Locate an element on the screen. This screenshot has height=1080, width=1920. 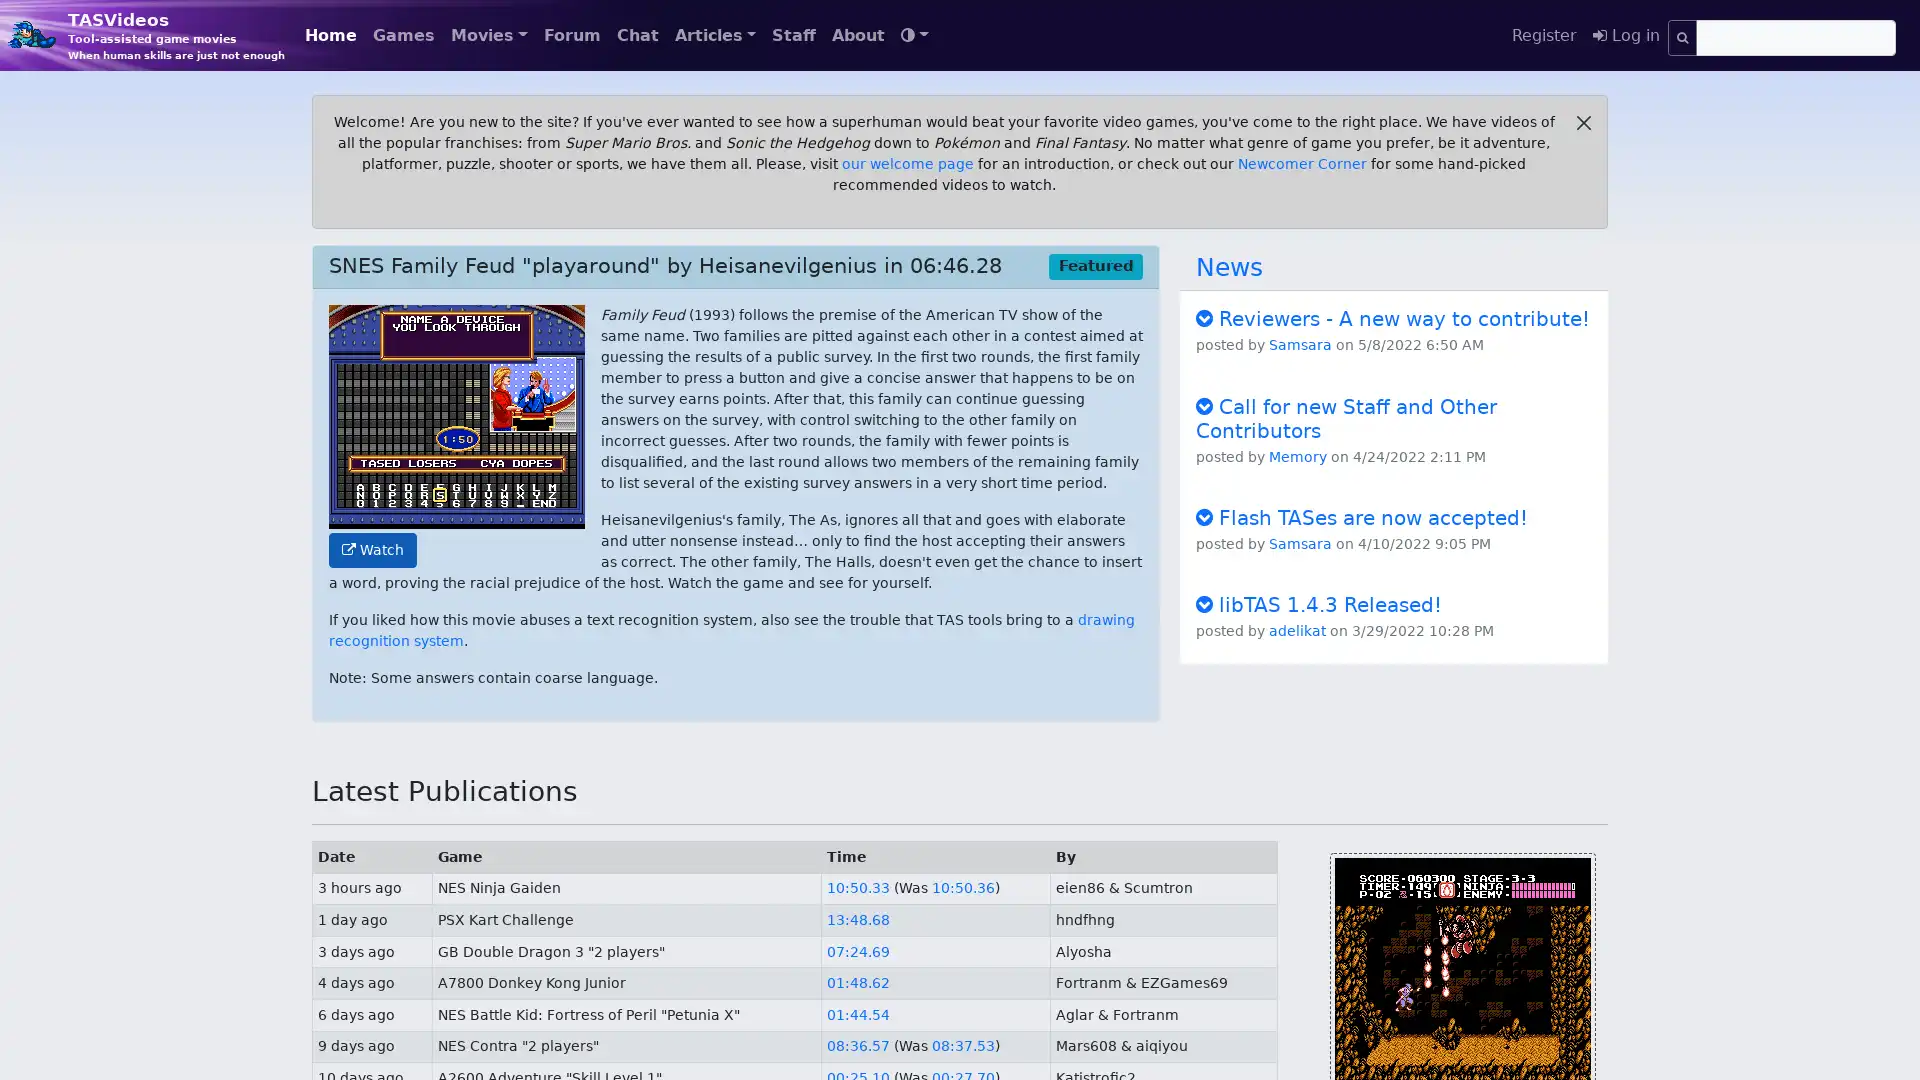
close is located at coordinates (1583, 123).